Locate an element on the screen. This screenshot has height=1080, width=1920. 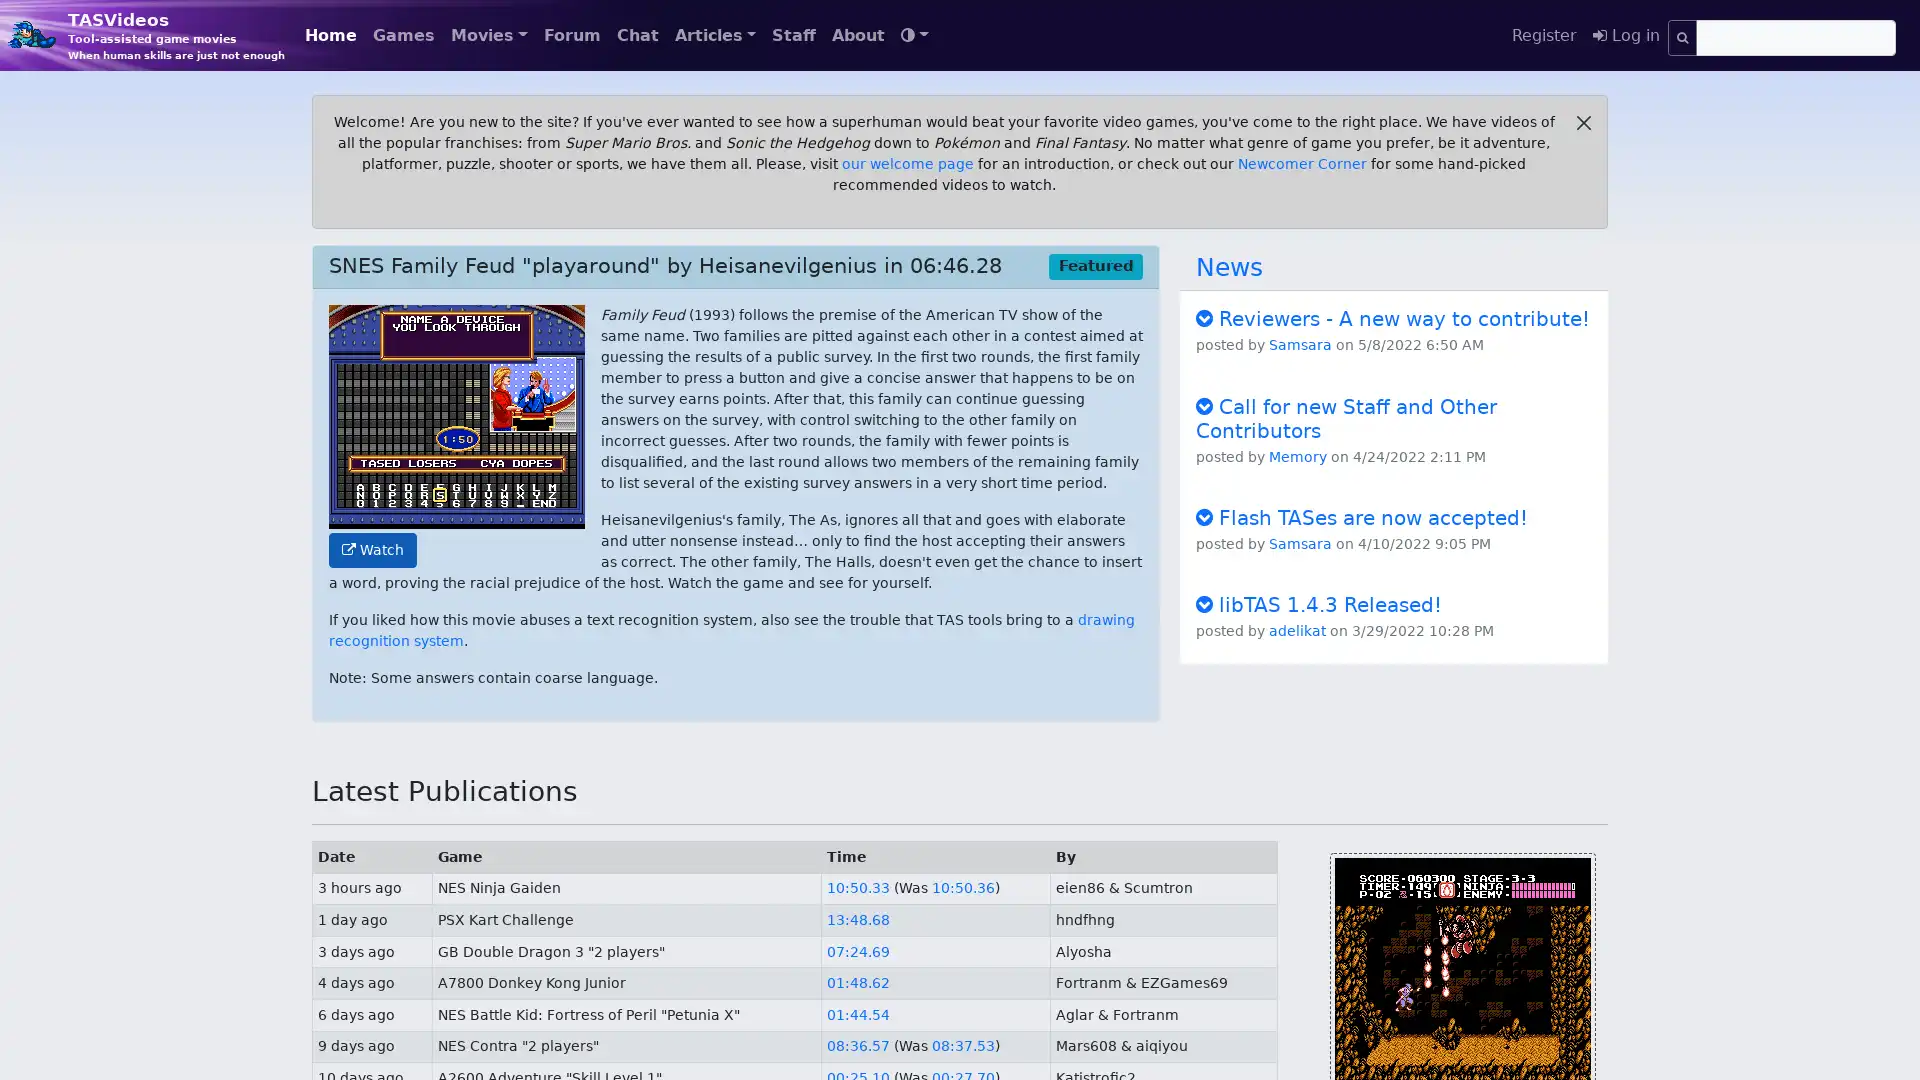
close is located at coordinates (1583, 123).